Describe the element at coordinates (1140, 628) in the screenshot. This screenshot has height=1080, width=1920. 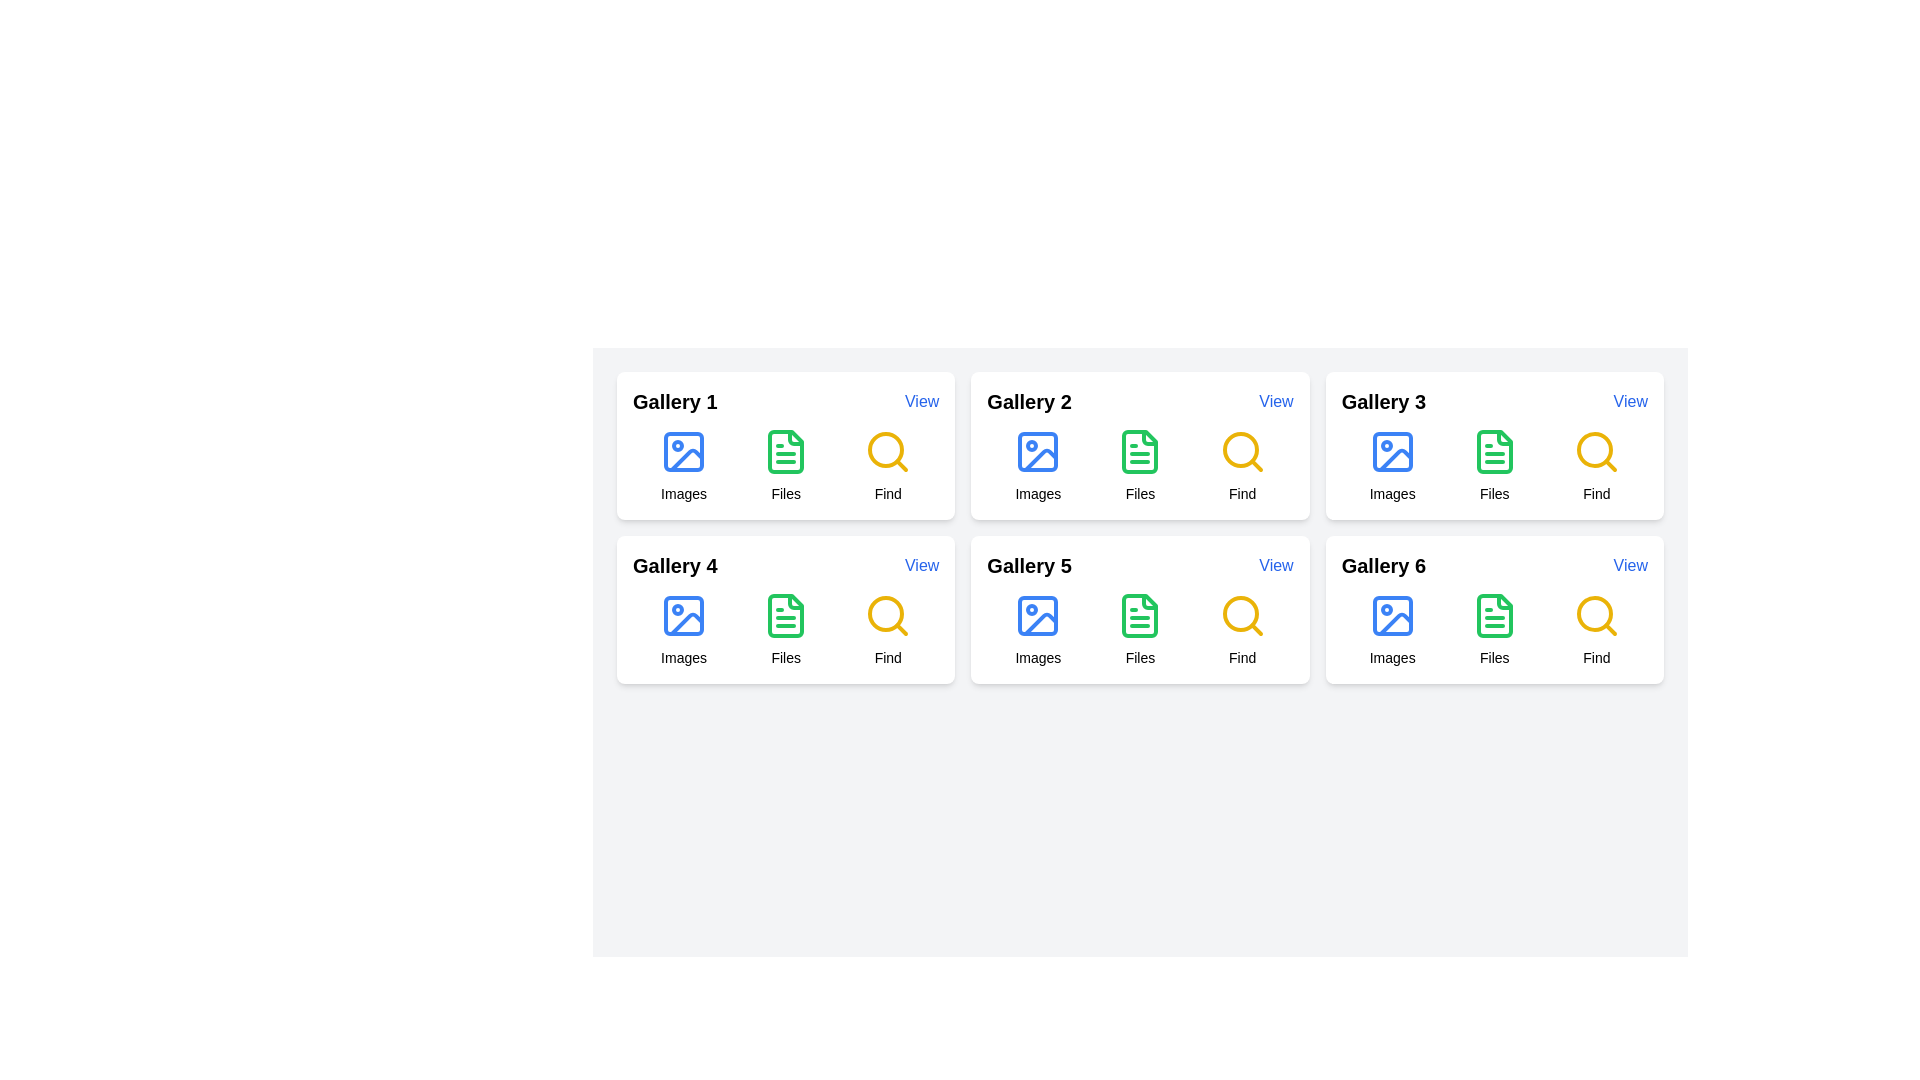
I see `the 'Files' icon element, which consists of a green document icon with a label below it, centered in a horizontal group of options` at that location.